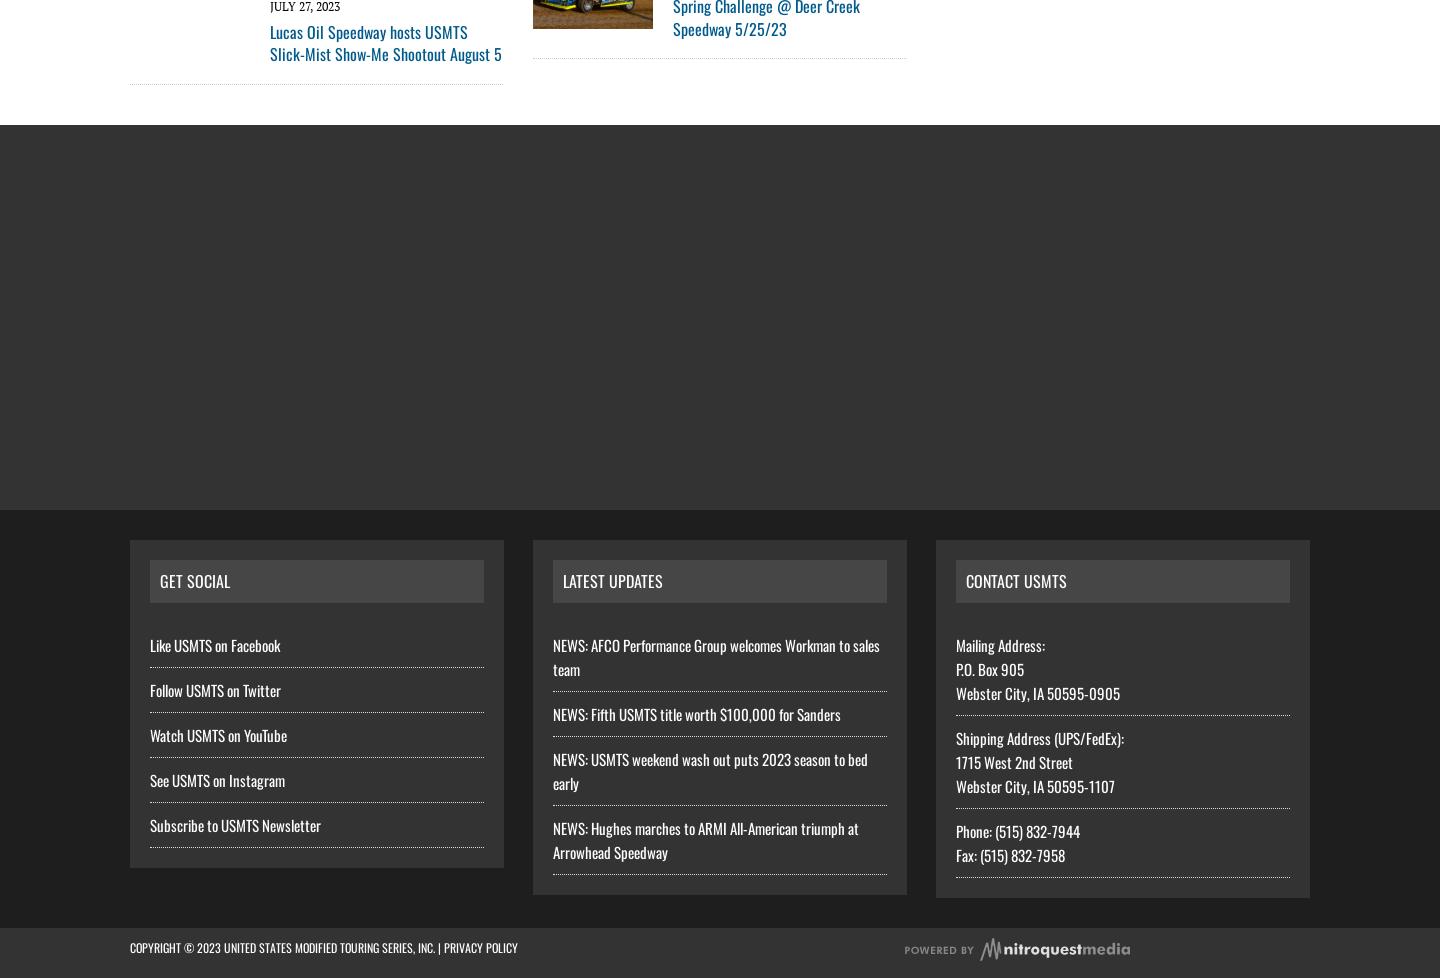 This screenshot has height=978, width=1440. What do you see at coordinates (218, 733) in the screenshot?
I see `'Watch USMTS on YouTube'` at bounding box center [218, 733].